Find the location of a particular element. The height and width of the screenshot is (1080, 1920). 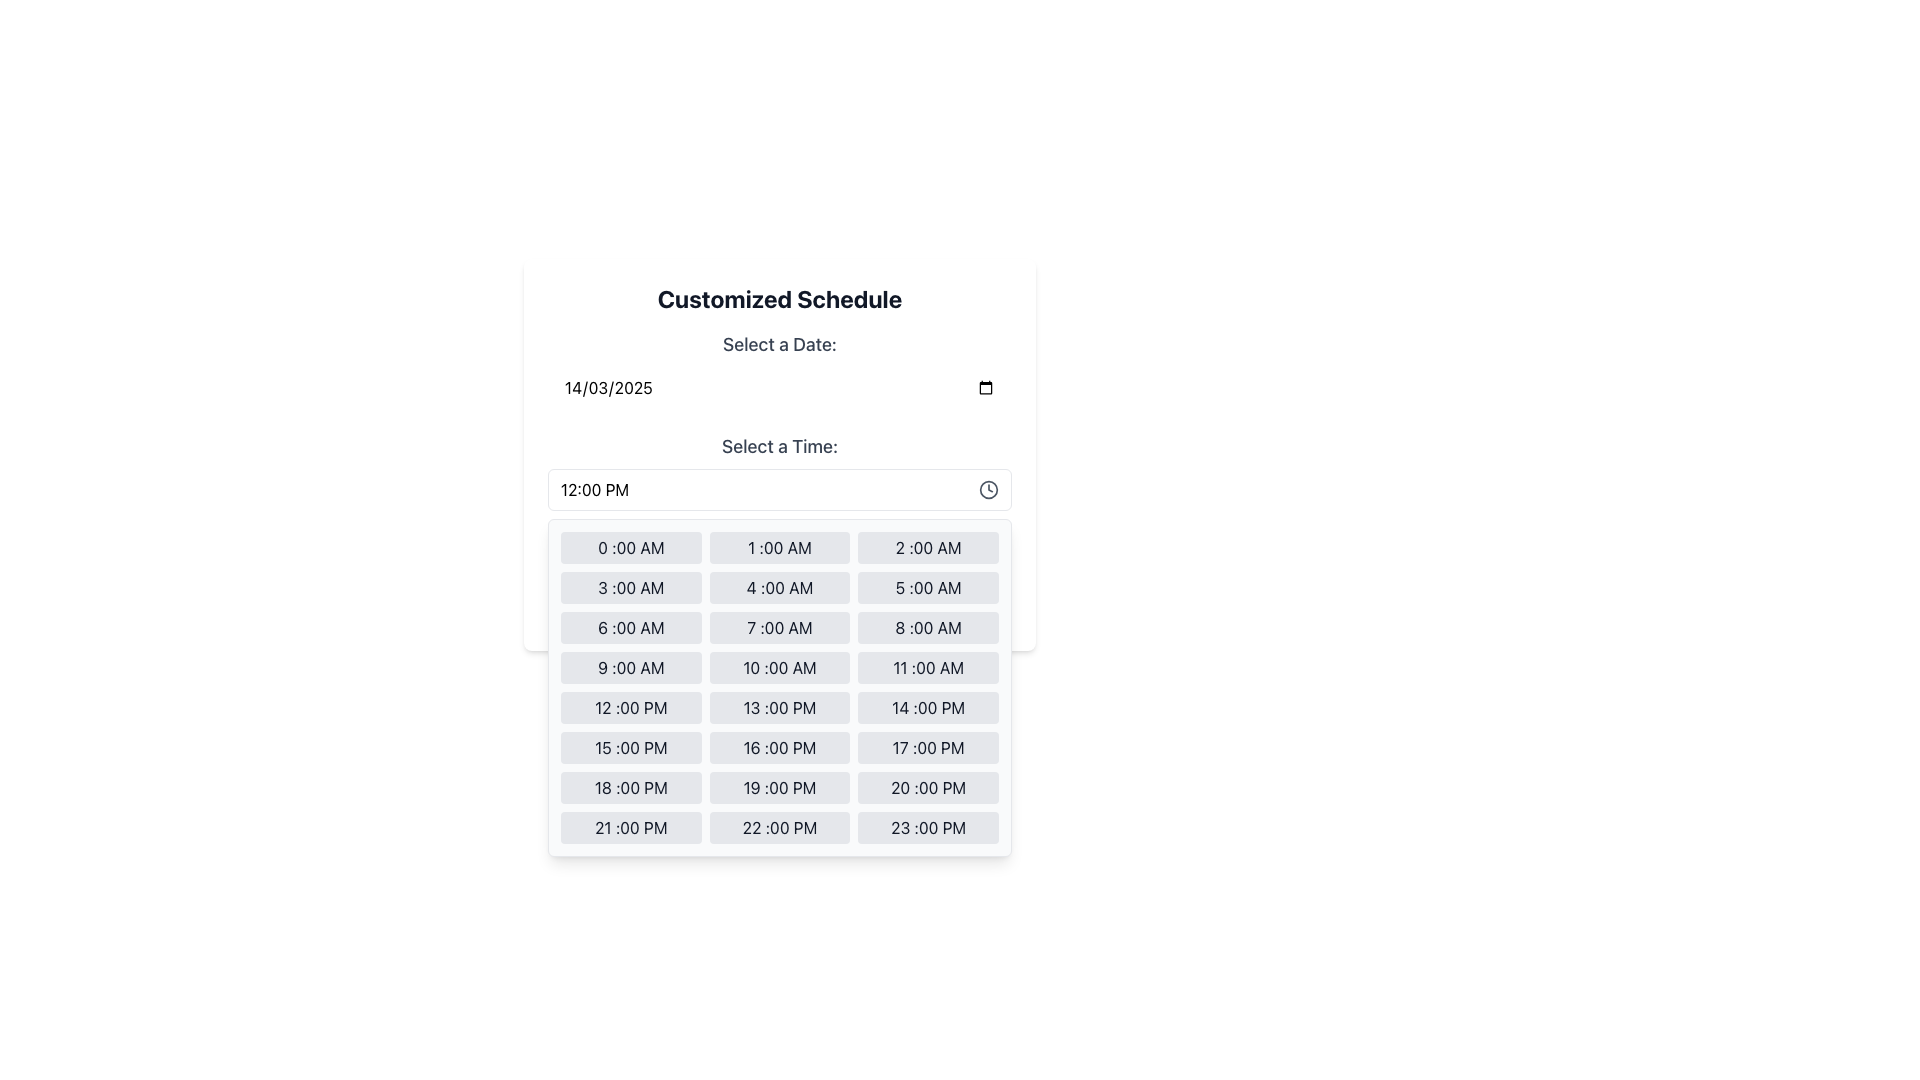

the grey rectangular button labeled '6:00 AM' is located at coordinates (630, 627).